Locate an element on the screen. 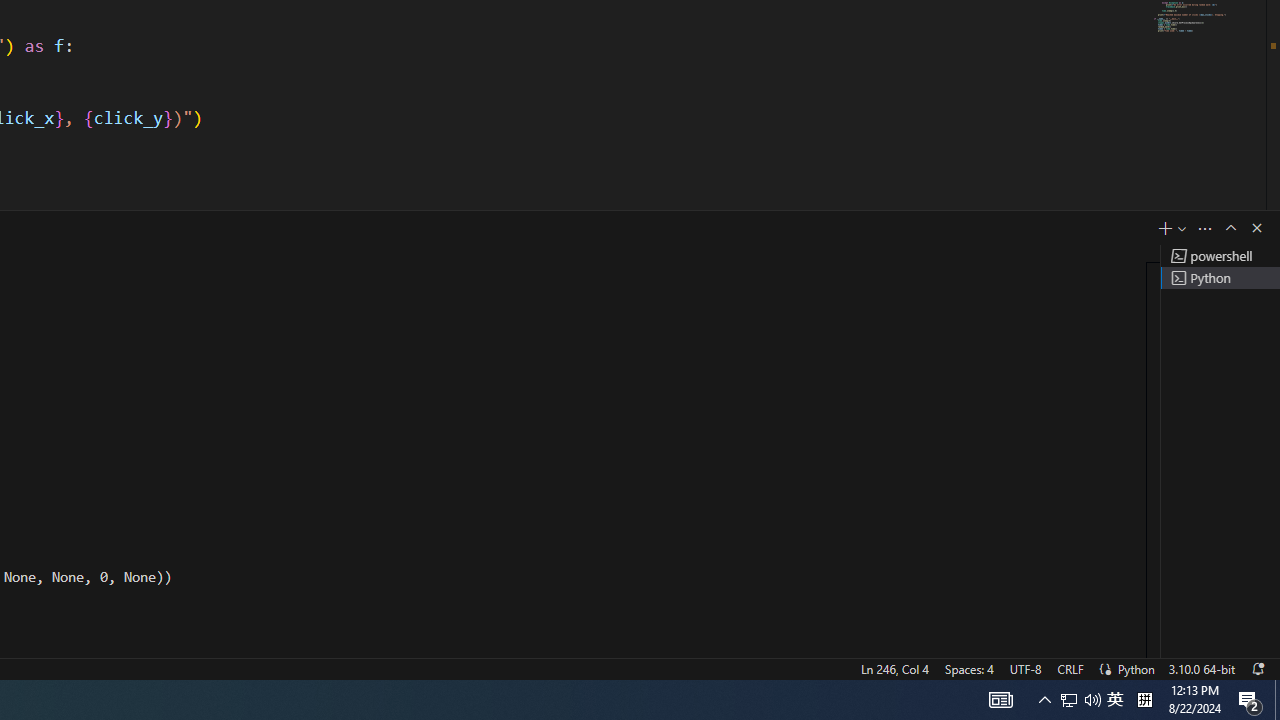  'Views and More Actions...' is located at coordinates (1204, 227).